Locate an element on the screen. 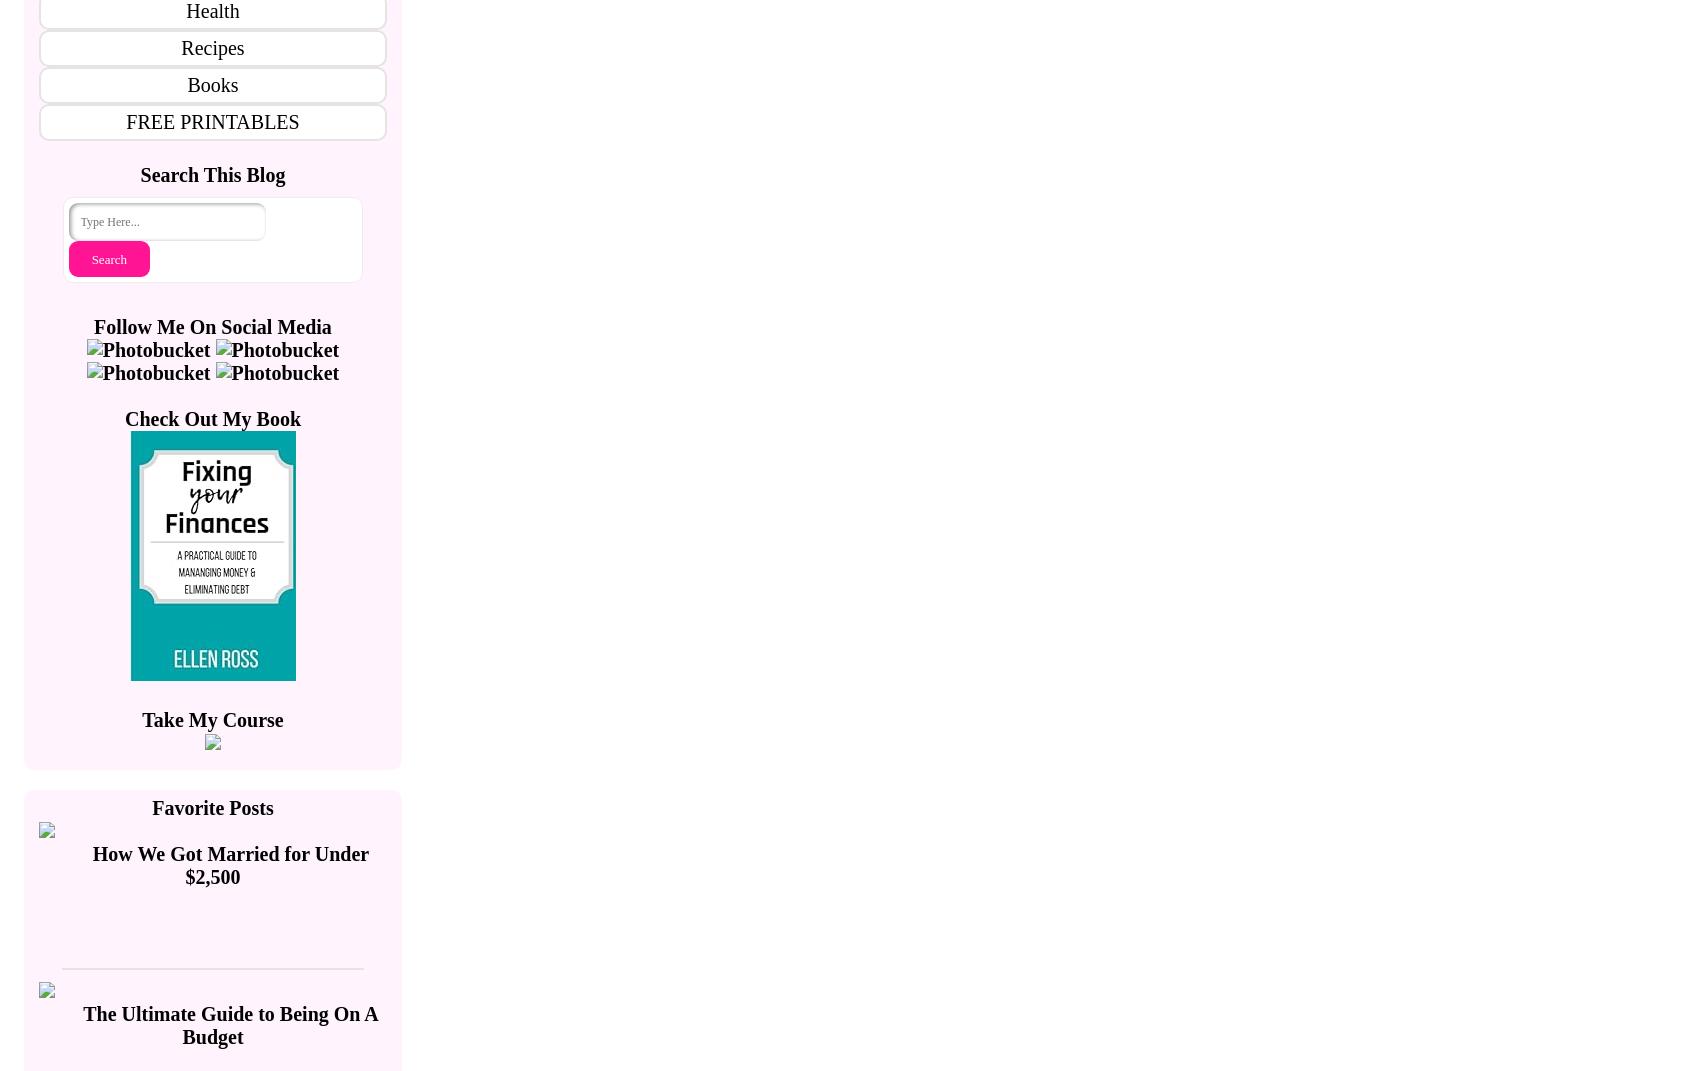 Image resolution: width=1708 pixels, height=1071 pixels. 'Search This Blog' is located at coordinates (212, 174).